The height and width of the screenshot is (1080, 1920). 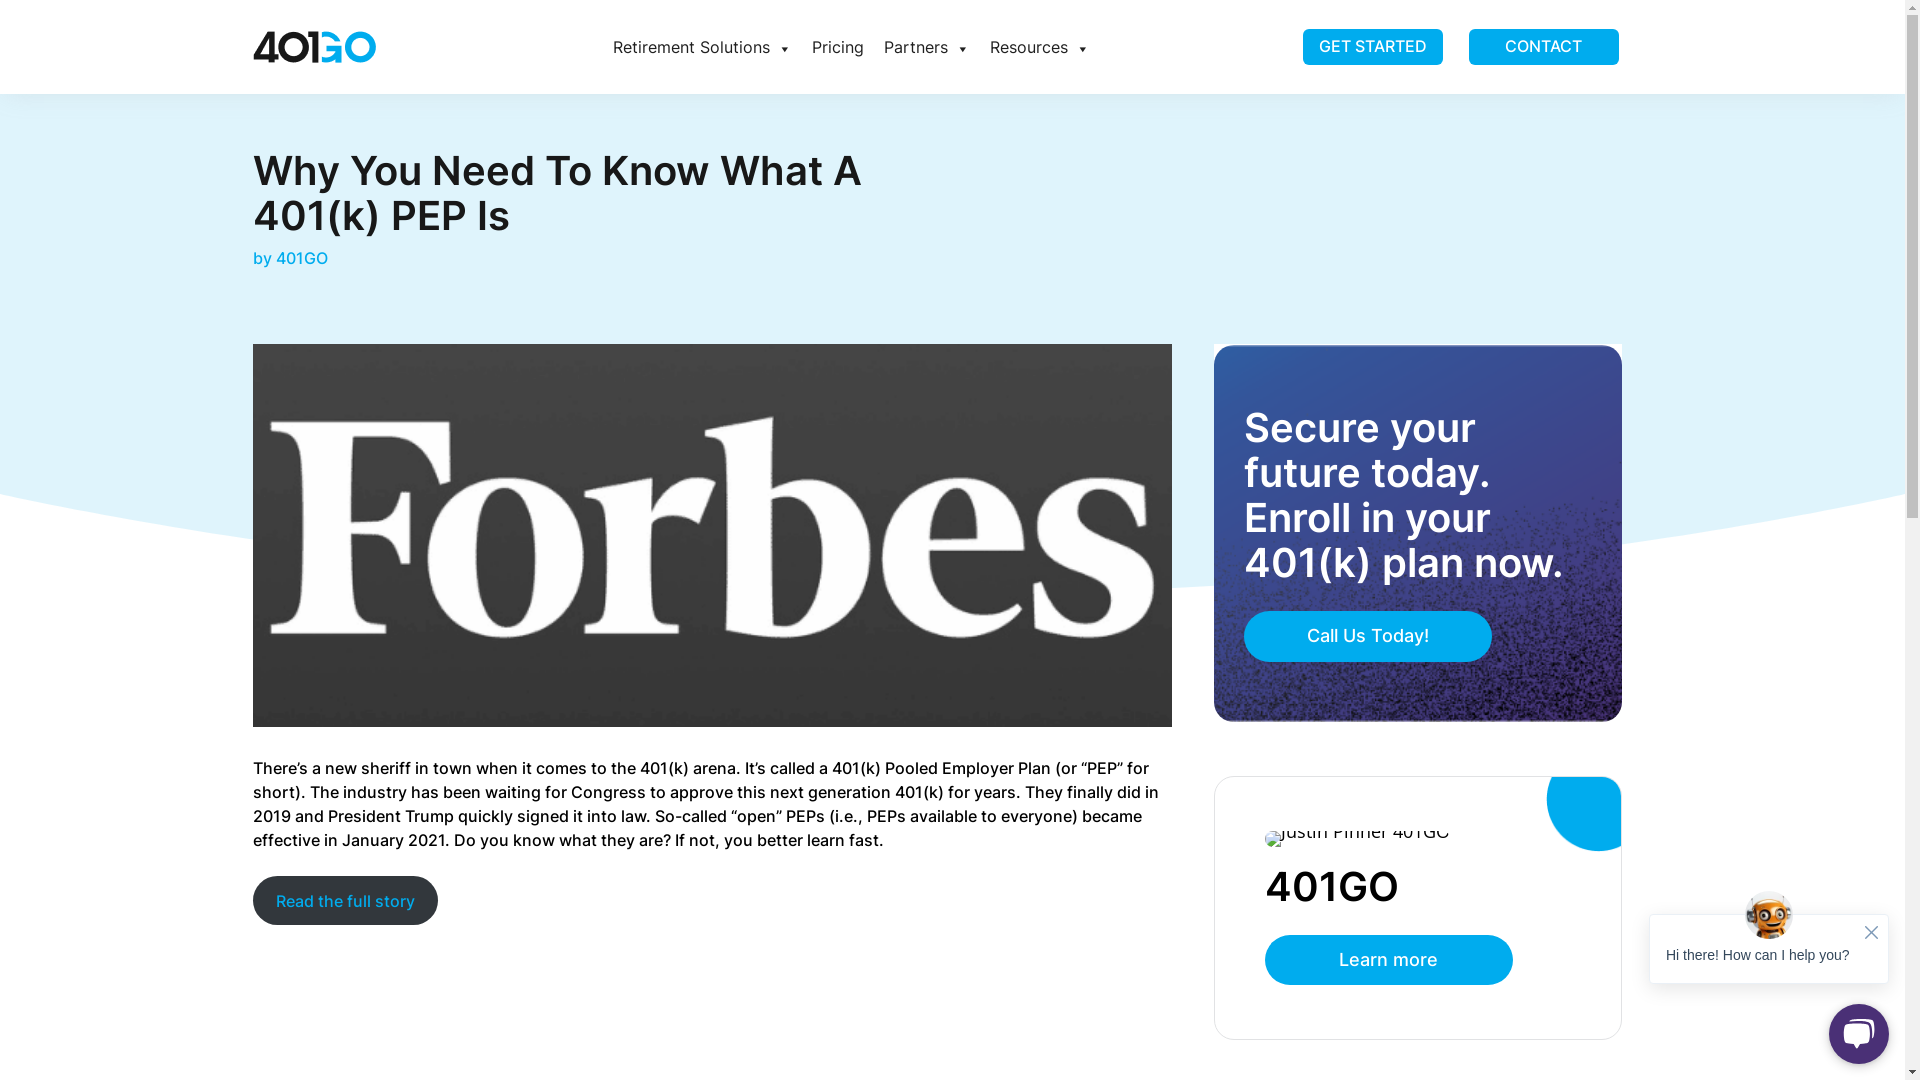 I want to click on '401GO', so click(x=301, y=257).